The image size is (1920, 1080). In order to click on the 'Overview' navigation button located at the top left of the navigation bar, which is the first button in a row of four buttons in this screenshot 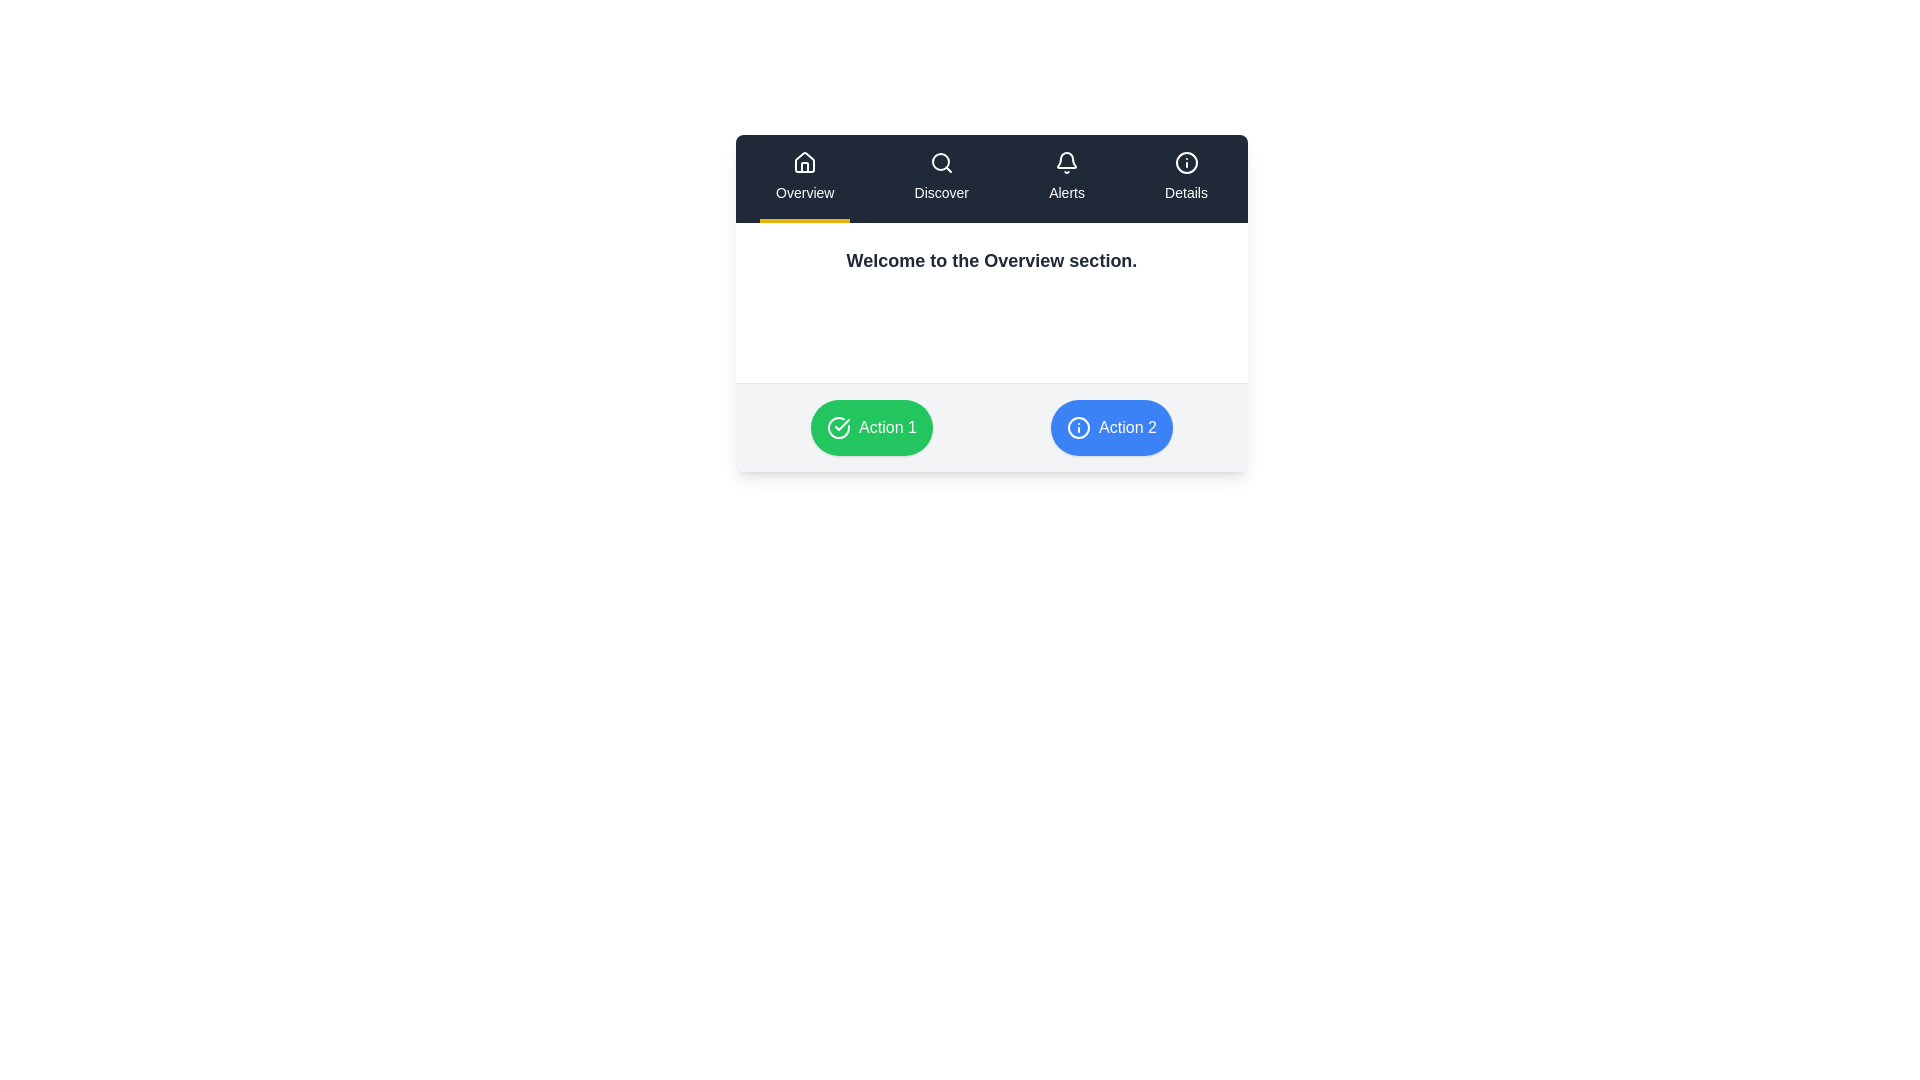, I will do `click(805, 177)`.